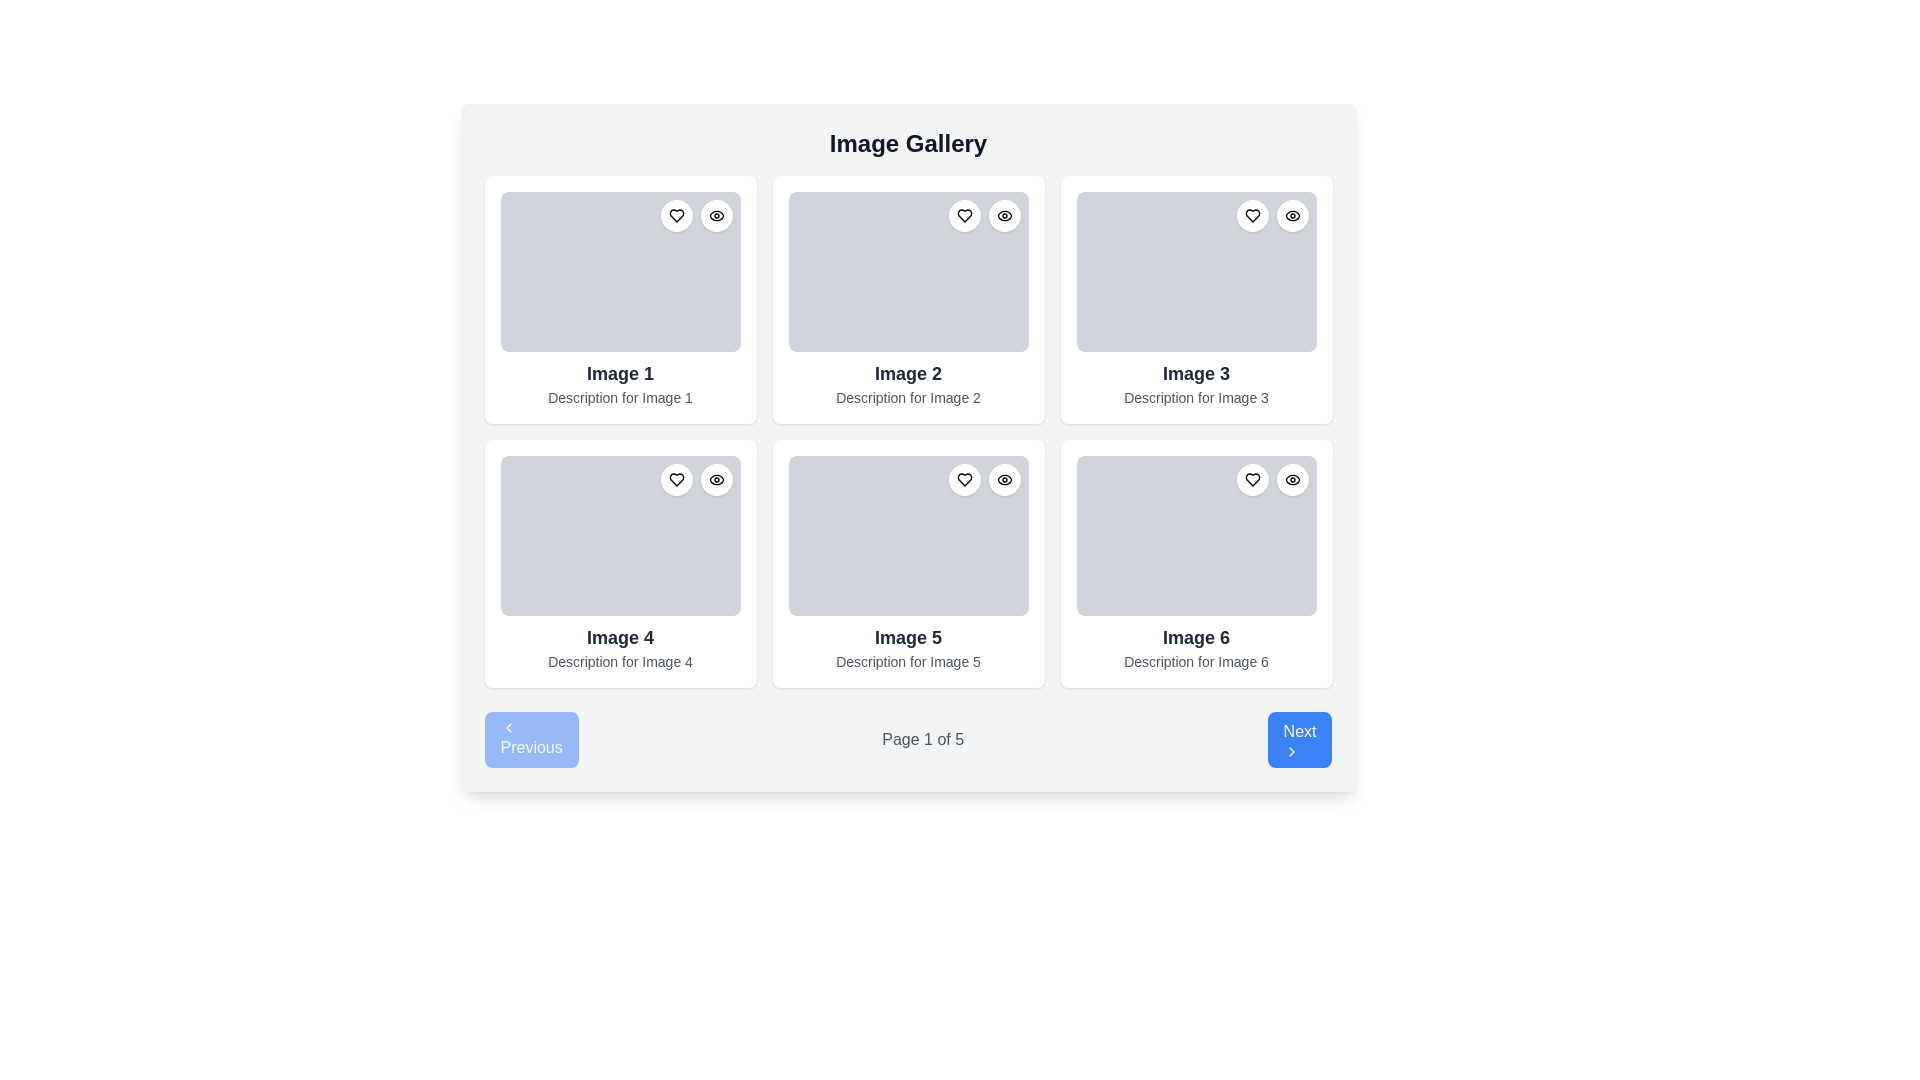 This screenshot has height=1080, width=1920. Describe the element at coordinates (1196, 374) in the screenshot. I see `text label displaying 'Image 3' in bold, located in the third tile of the first row, above the description text` at that location.